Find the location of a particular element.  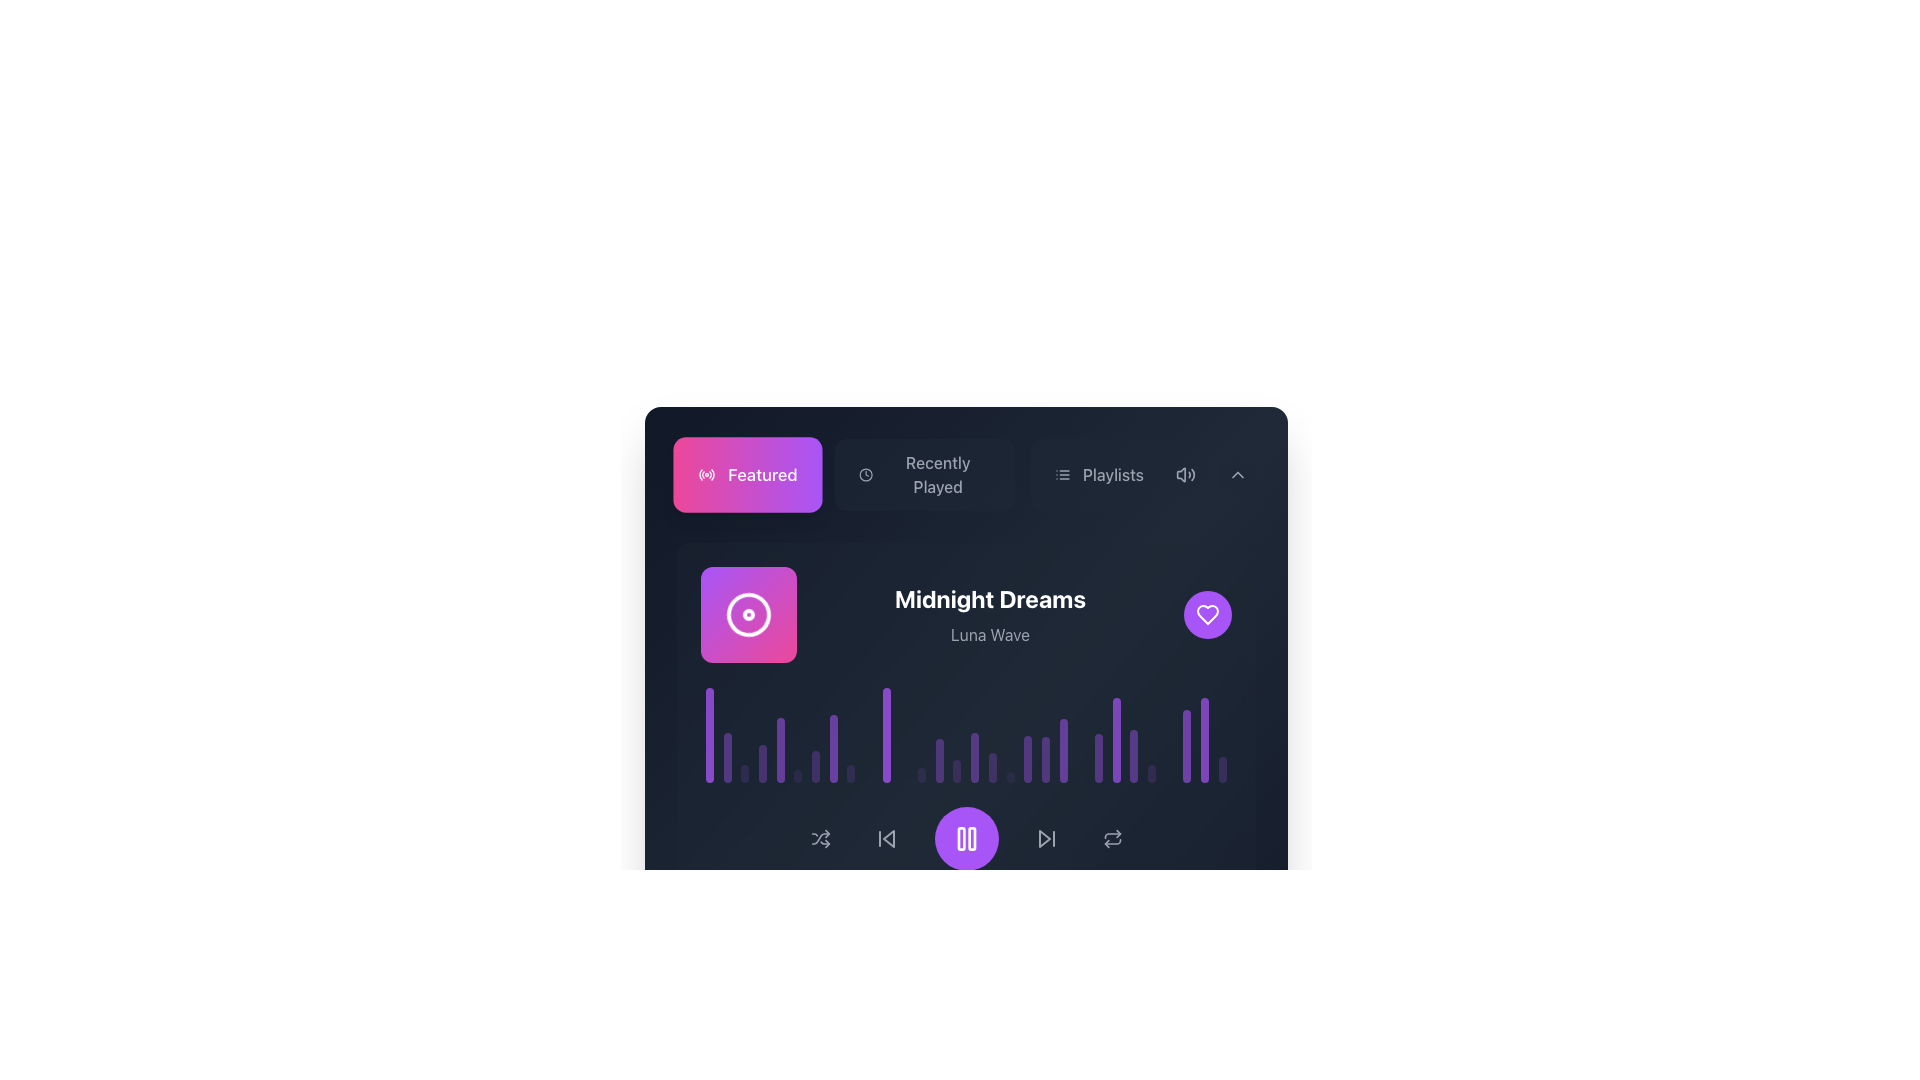

the pause button located centrally in the bottom control section of the interface to halt the playback of an audio or video track is located at coordinates (966, 839).